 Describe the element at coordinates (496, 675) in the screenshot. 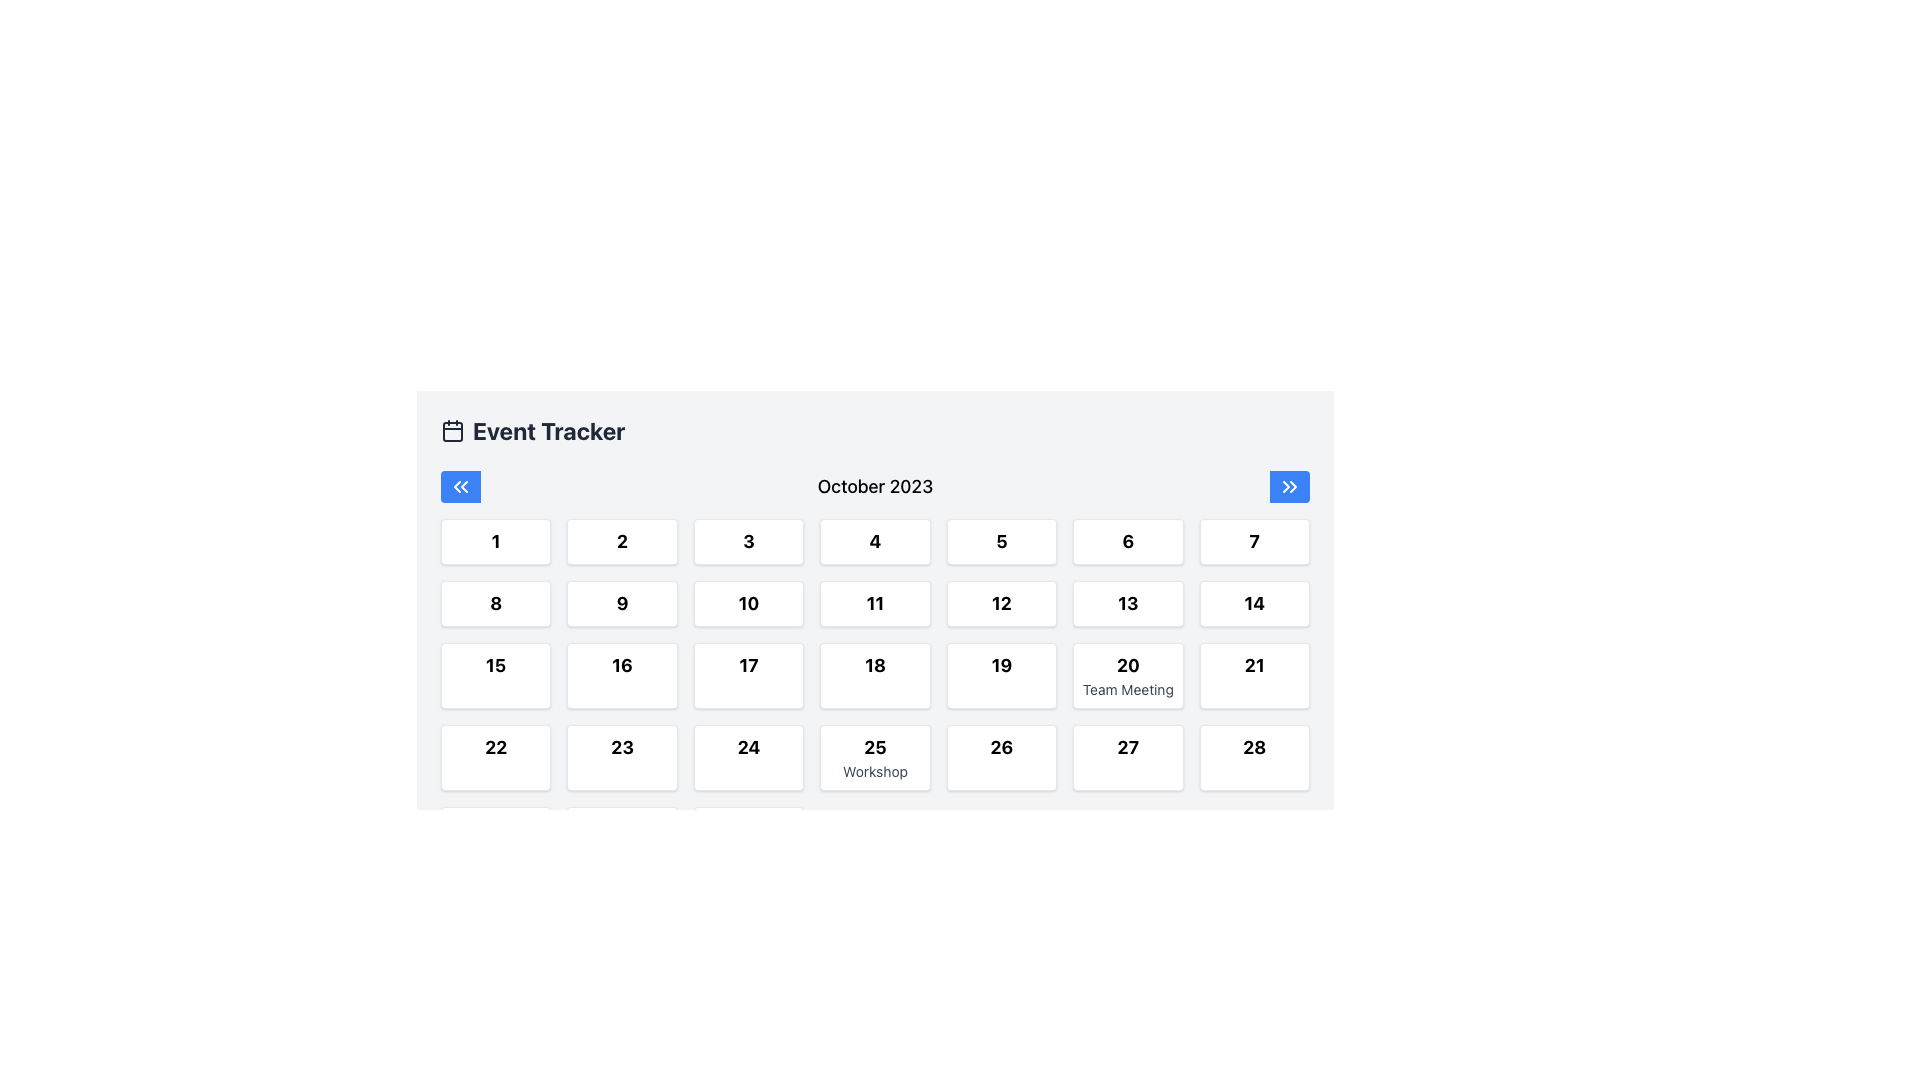

I see `the calendar day cell displaying the number '15' in the third row and fifth column of the grid layout` at that location.